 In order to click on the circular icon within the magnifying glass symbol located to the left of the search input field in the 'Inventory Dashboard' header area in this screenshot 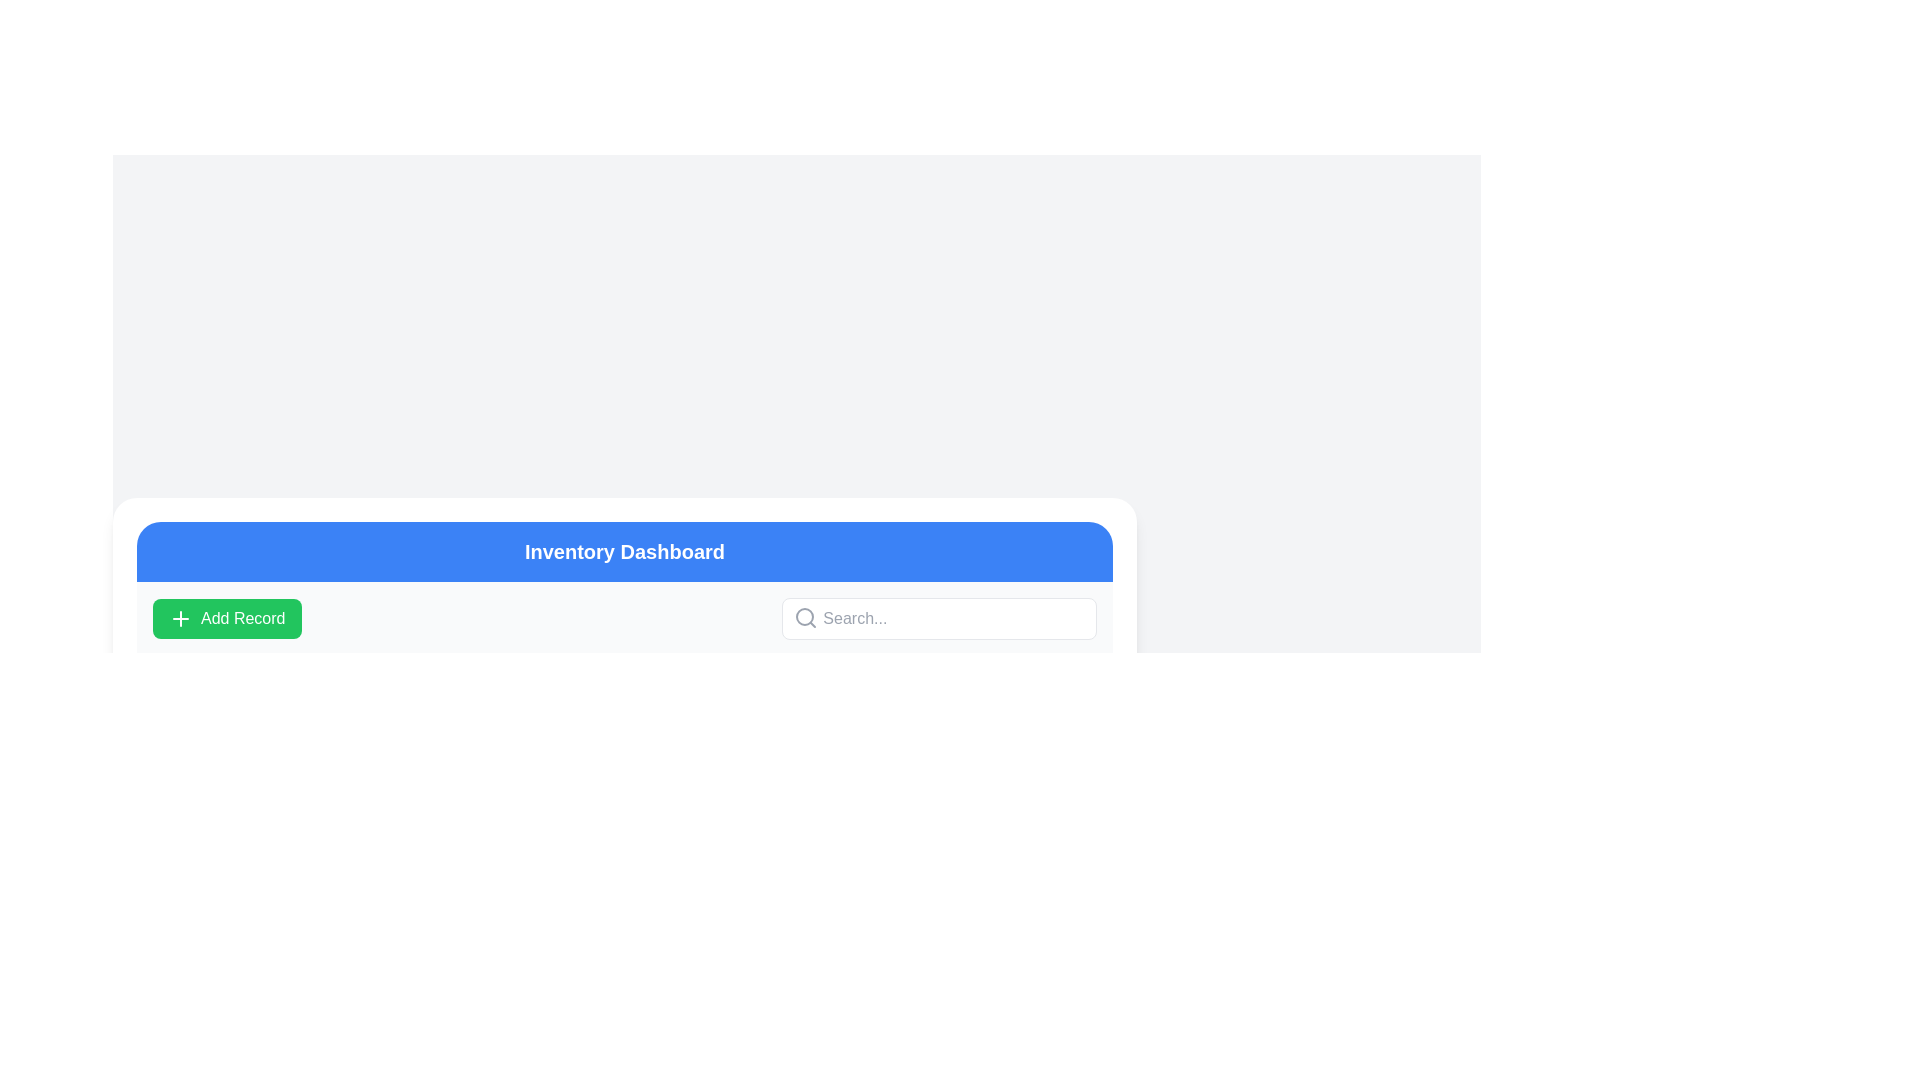, I will do `click(805, 616)`.